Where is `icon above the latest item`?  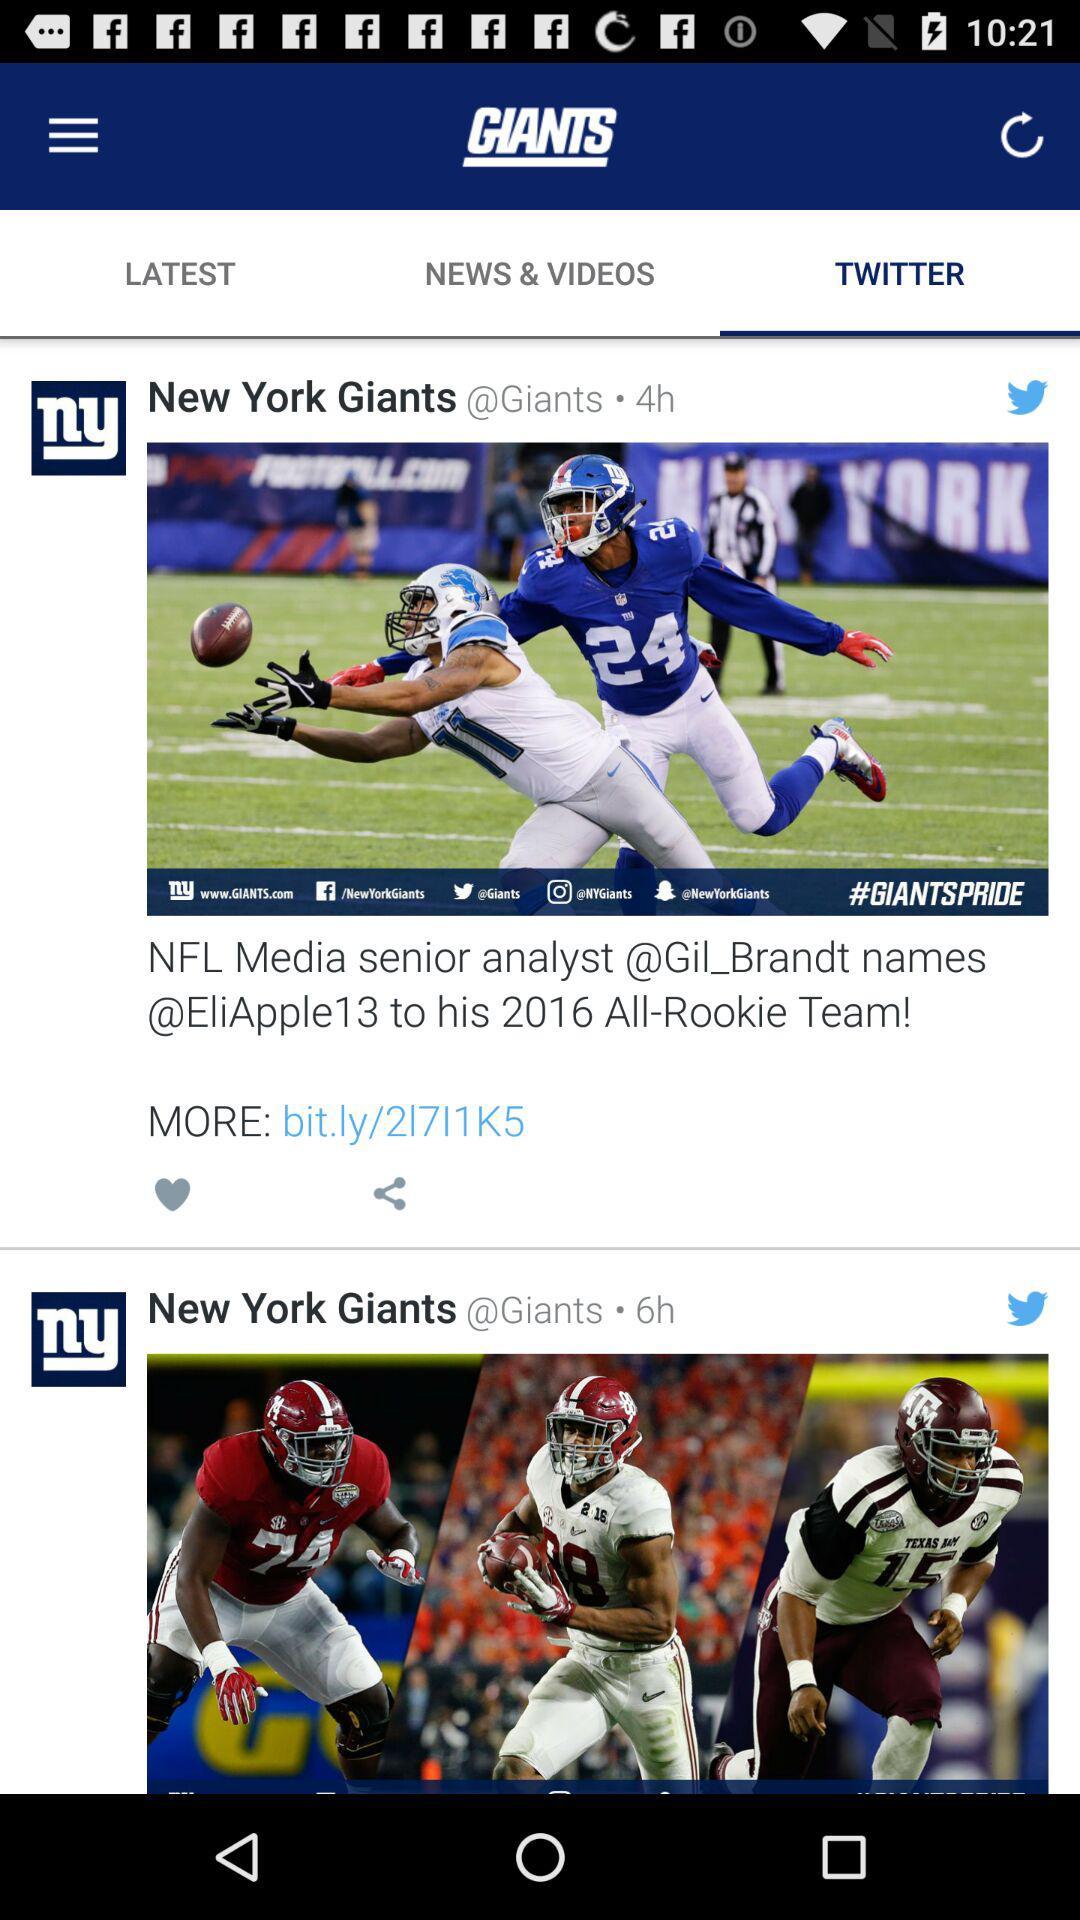
icon above the latest item is located at coordinates (72, 135).